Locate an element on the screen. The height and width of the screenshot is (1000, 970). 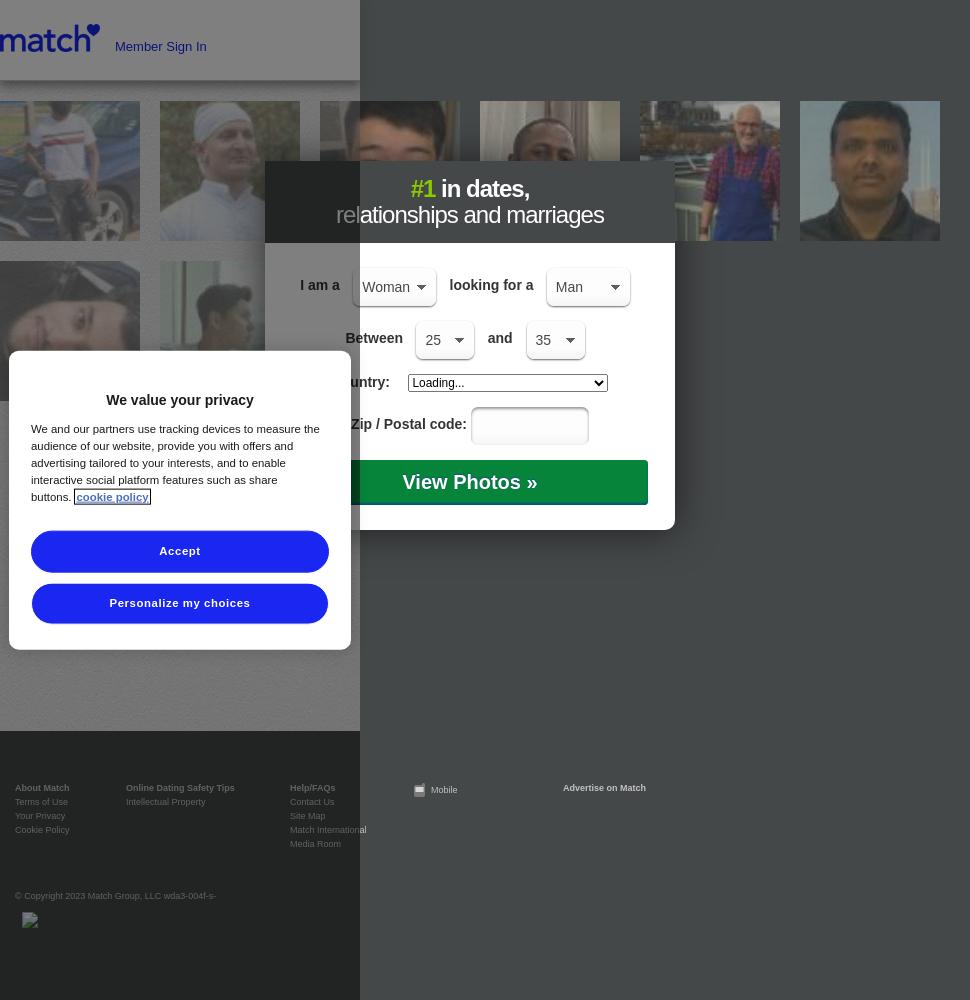
'Zip / Postal code:' is located at coordinates (410, 424).